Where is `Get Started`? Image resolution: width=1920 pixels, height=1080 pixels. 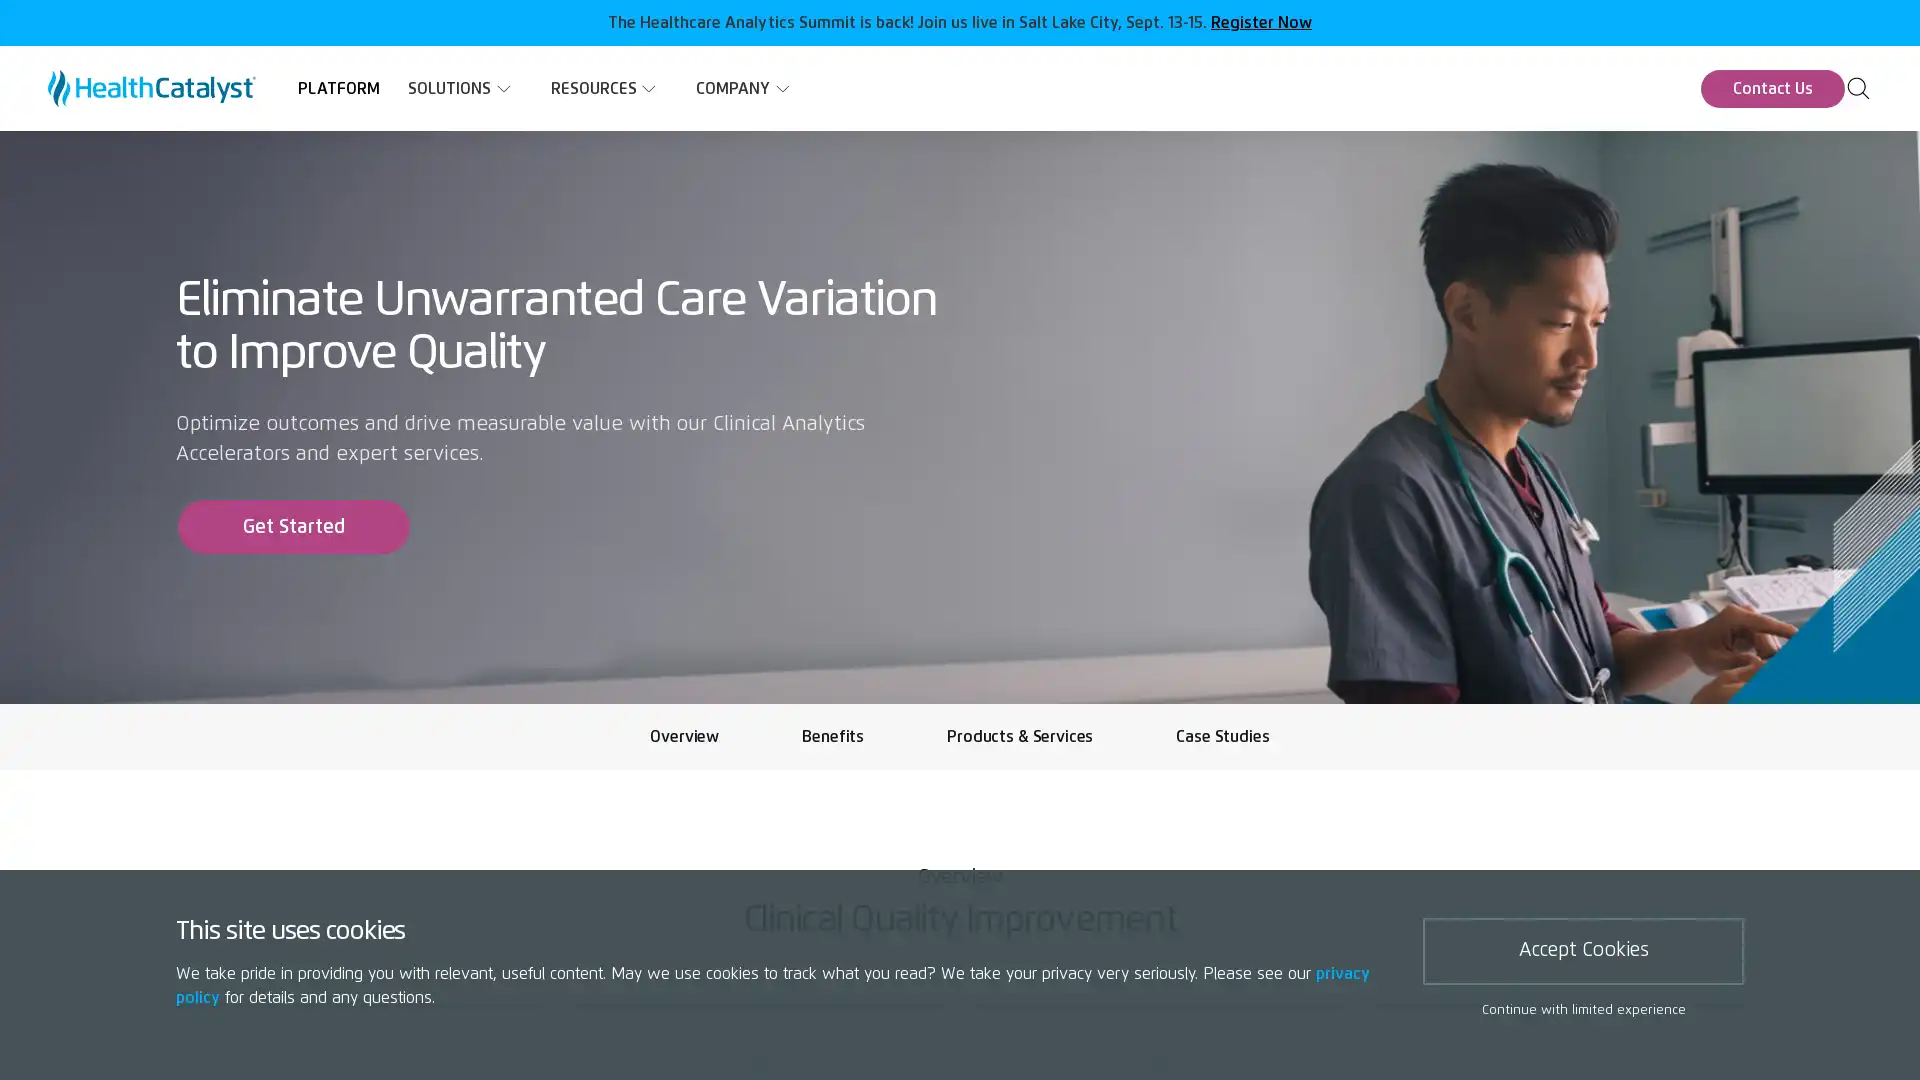 Get Started is located at coordinates (292, 526).